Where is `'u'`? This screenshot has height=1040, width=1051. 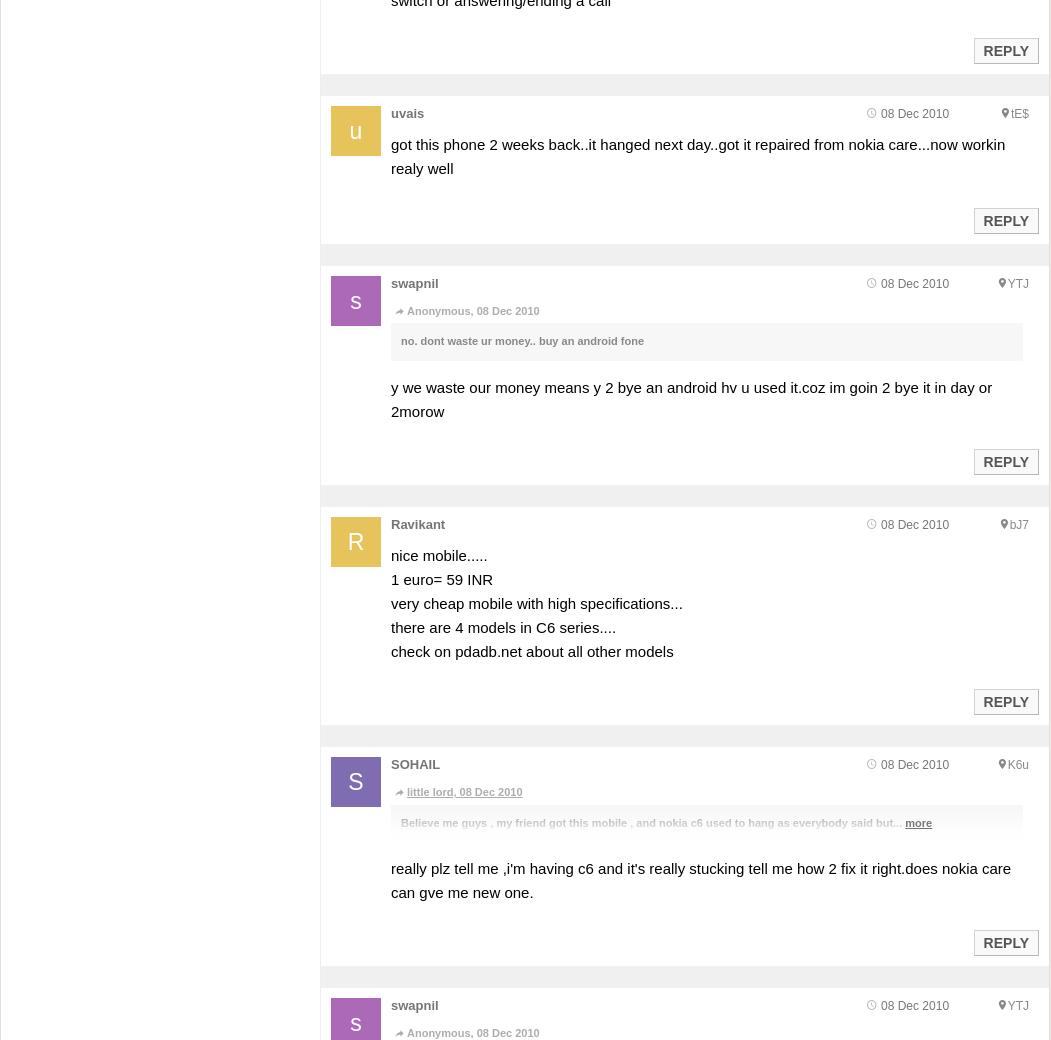
'u' is located at coordinates (355, 129).